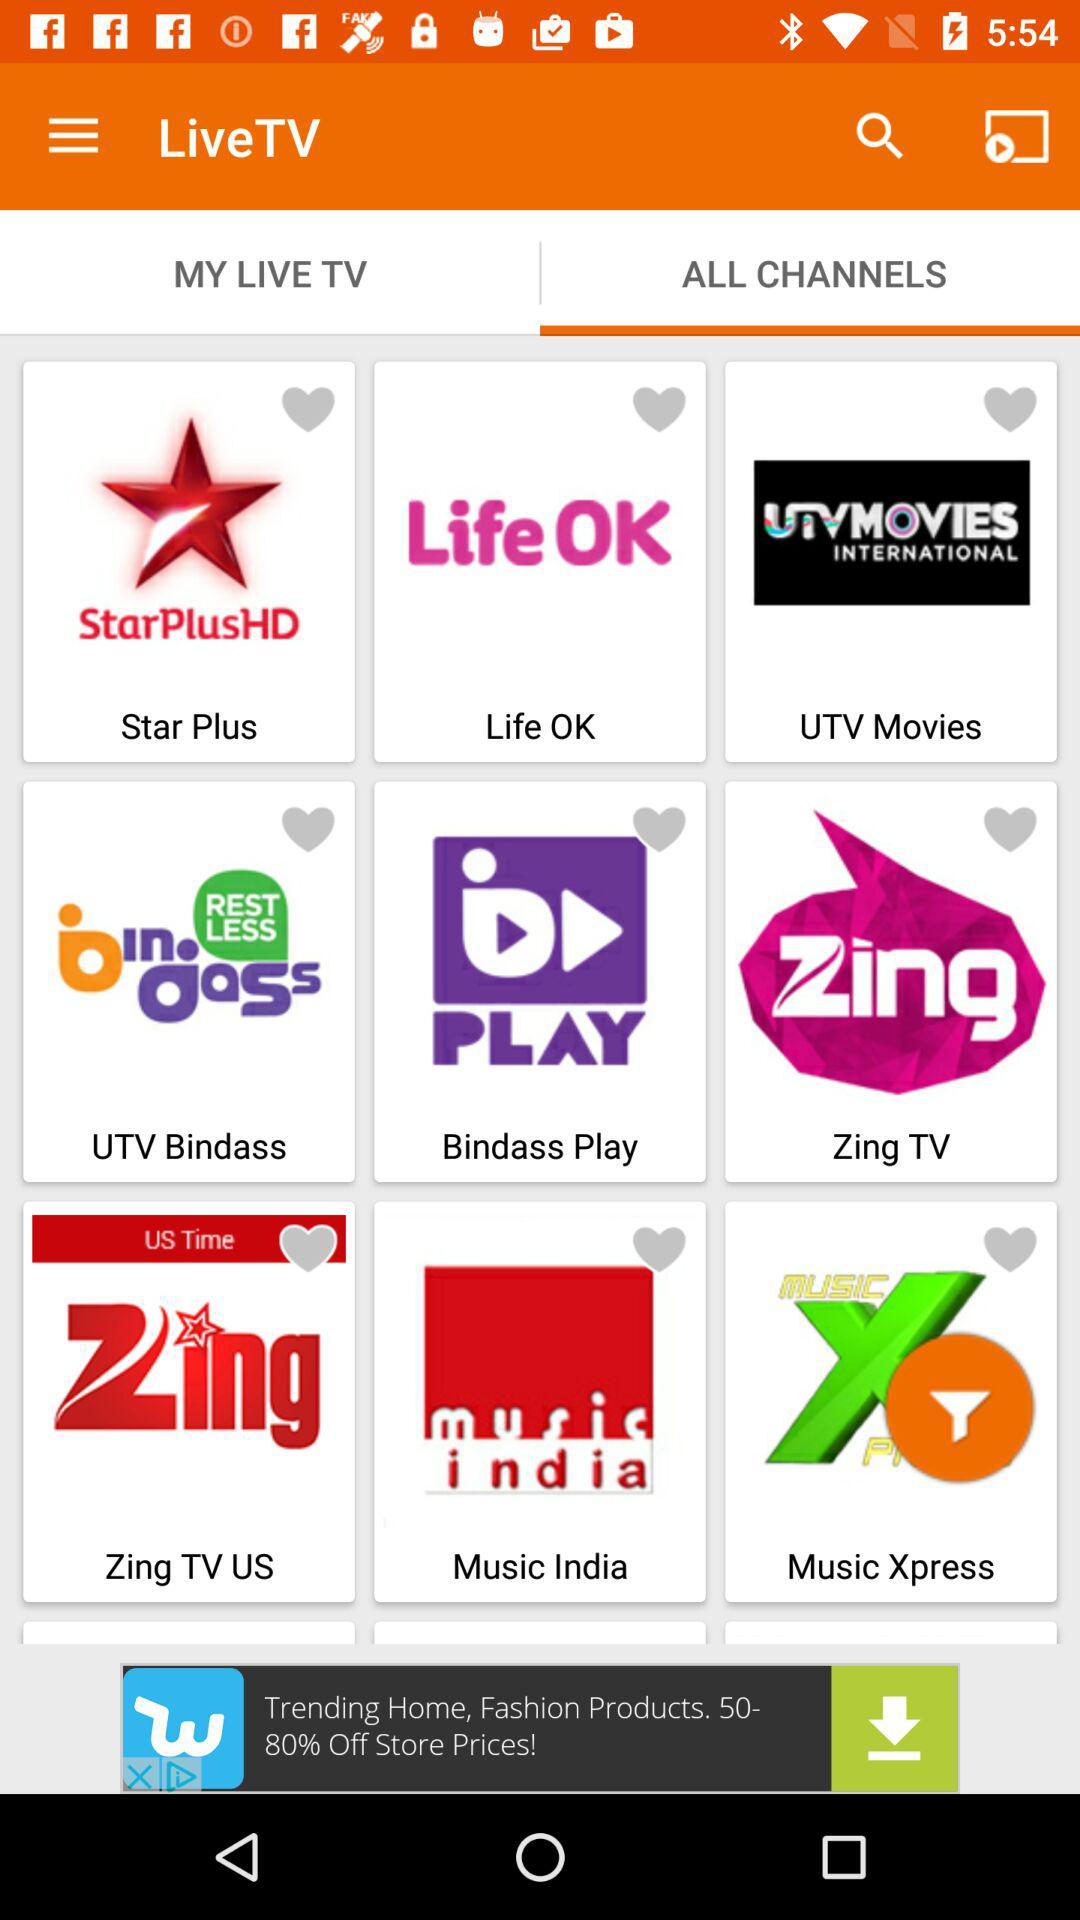 The image size is (1080, 1920). What do you see at coordinates (659, 828) in the screenshot?
I see `heart page` at bounding box center [659, 828].